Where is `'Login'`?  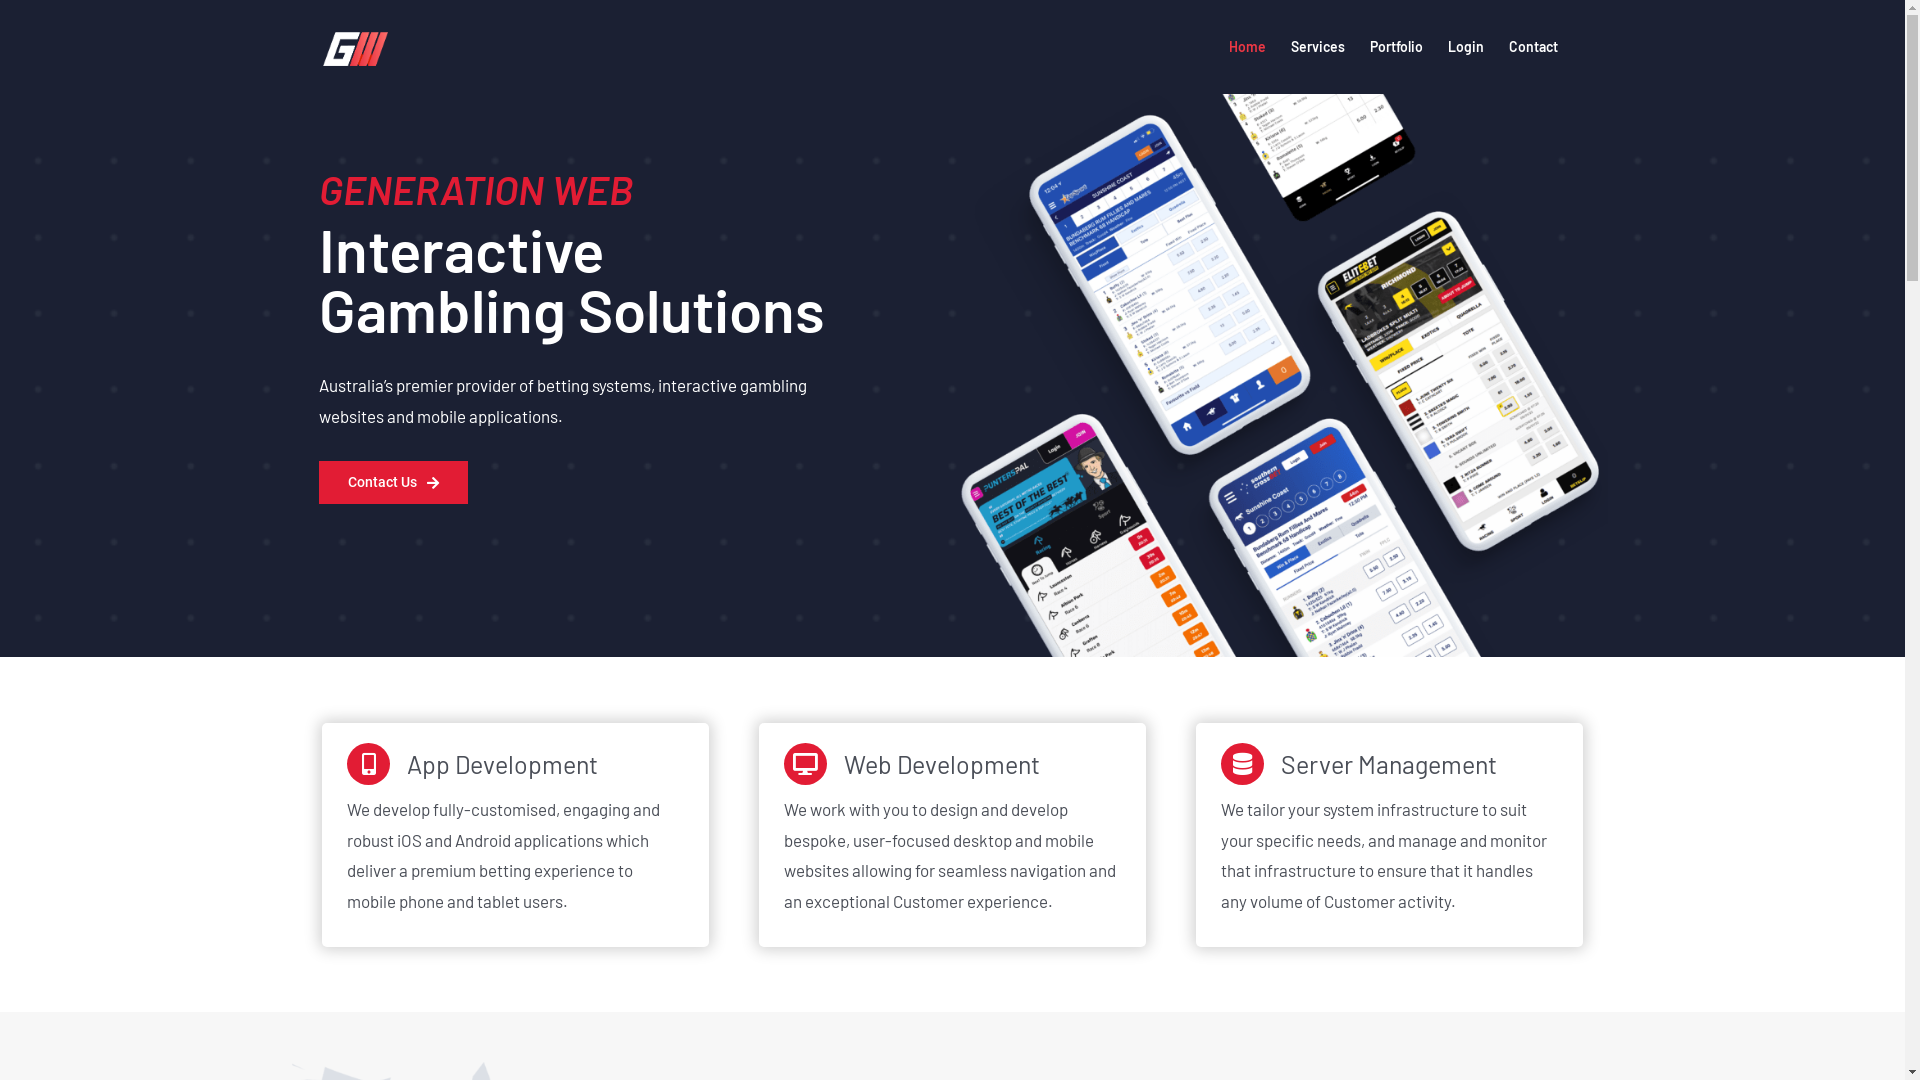
'Login' is located at coordinates (1465, 45).